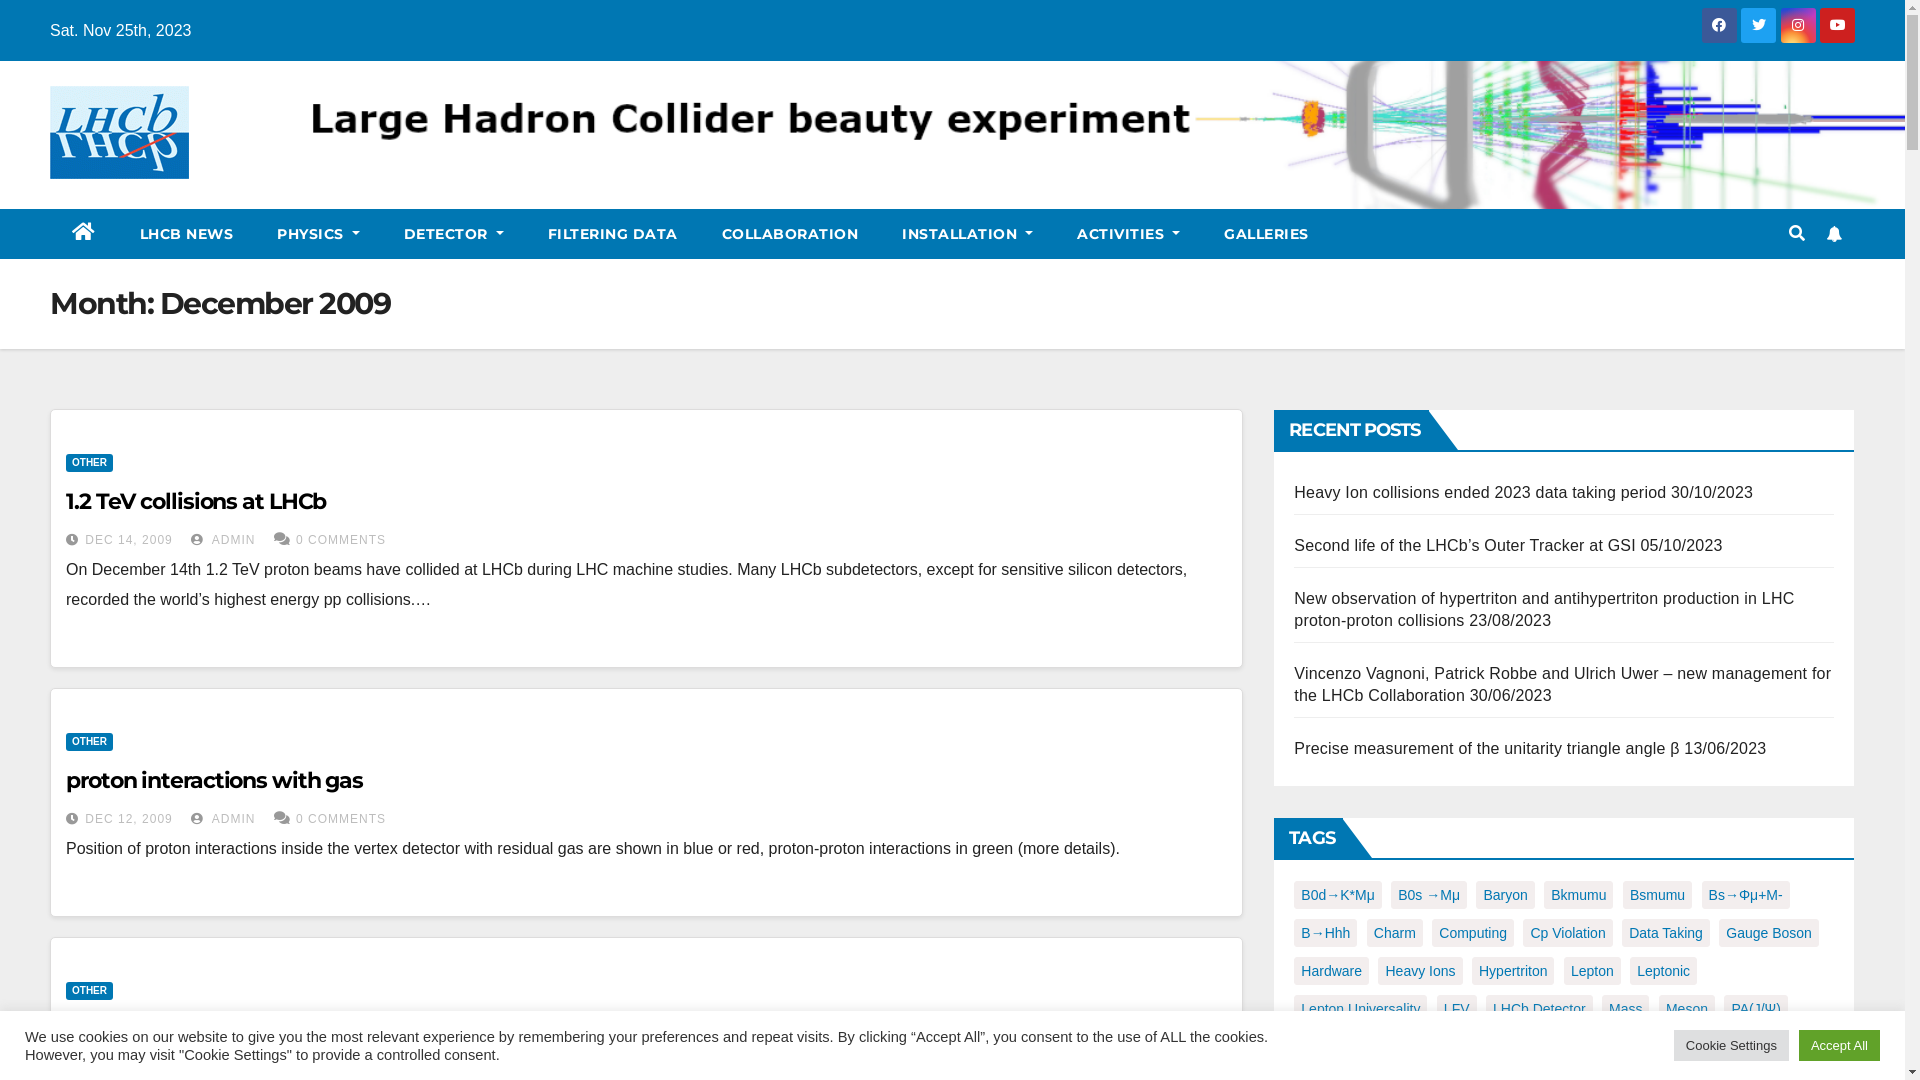 The height and width of the screenshot is (1080, 1920). Describe the element at coordinates (1415, 1045) in the screenshot. I see `'PHe'` at that location.